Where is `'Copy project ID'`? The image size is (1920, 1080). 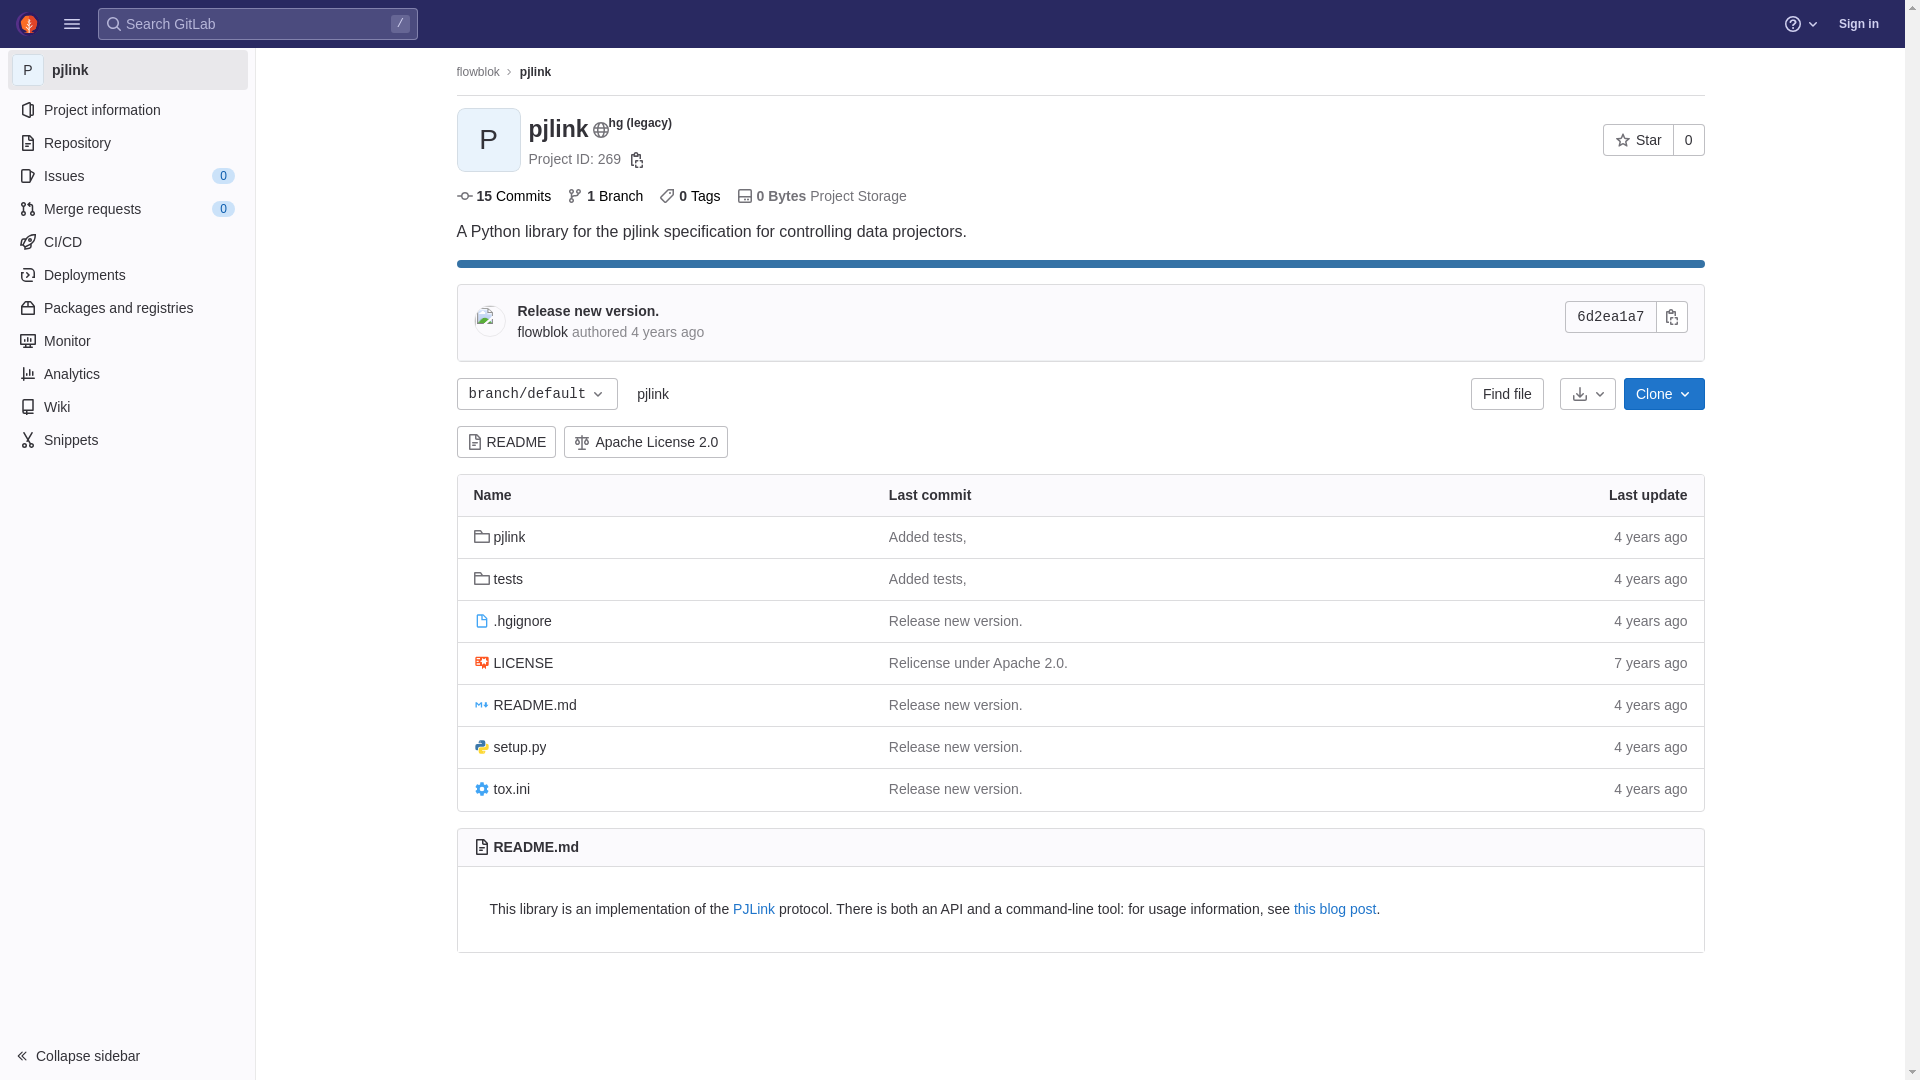
'Copy project ID' is located at coordinates (636, 158).